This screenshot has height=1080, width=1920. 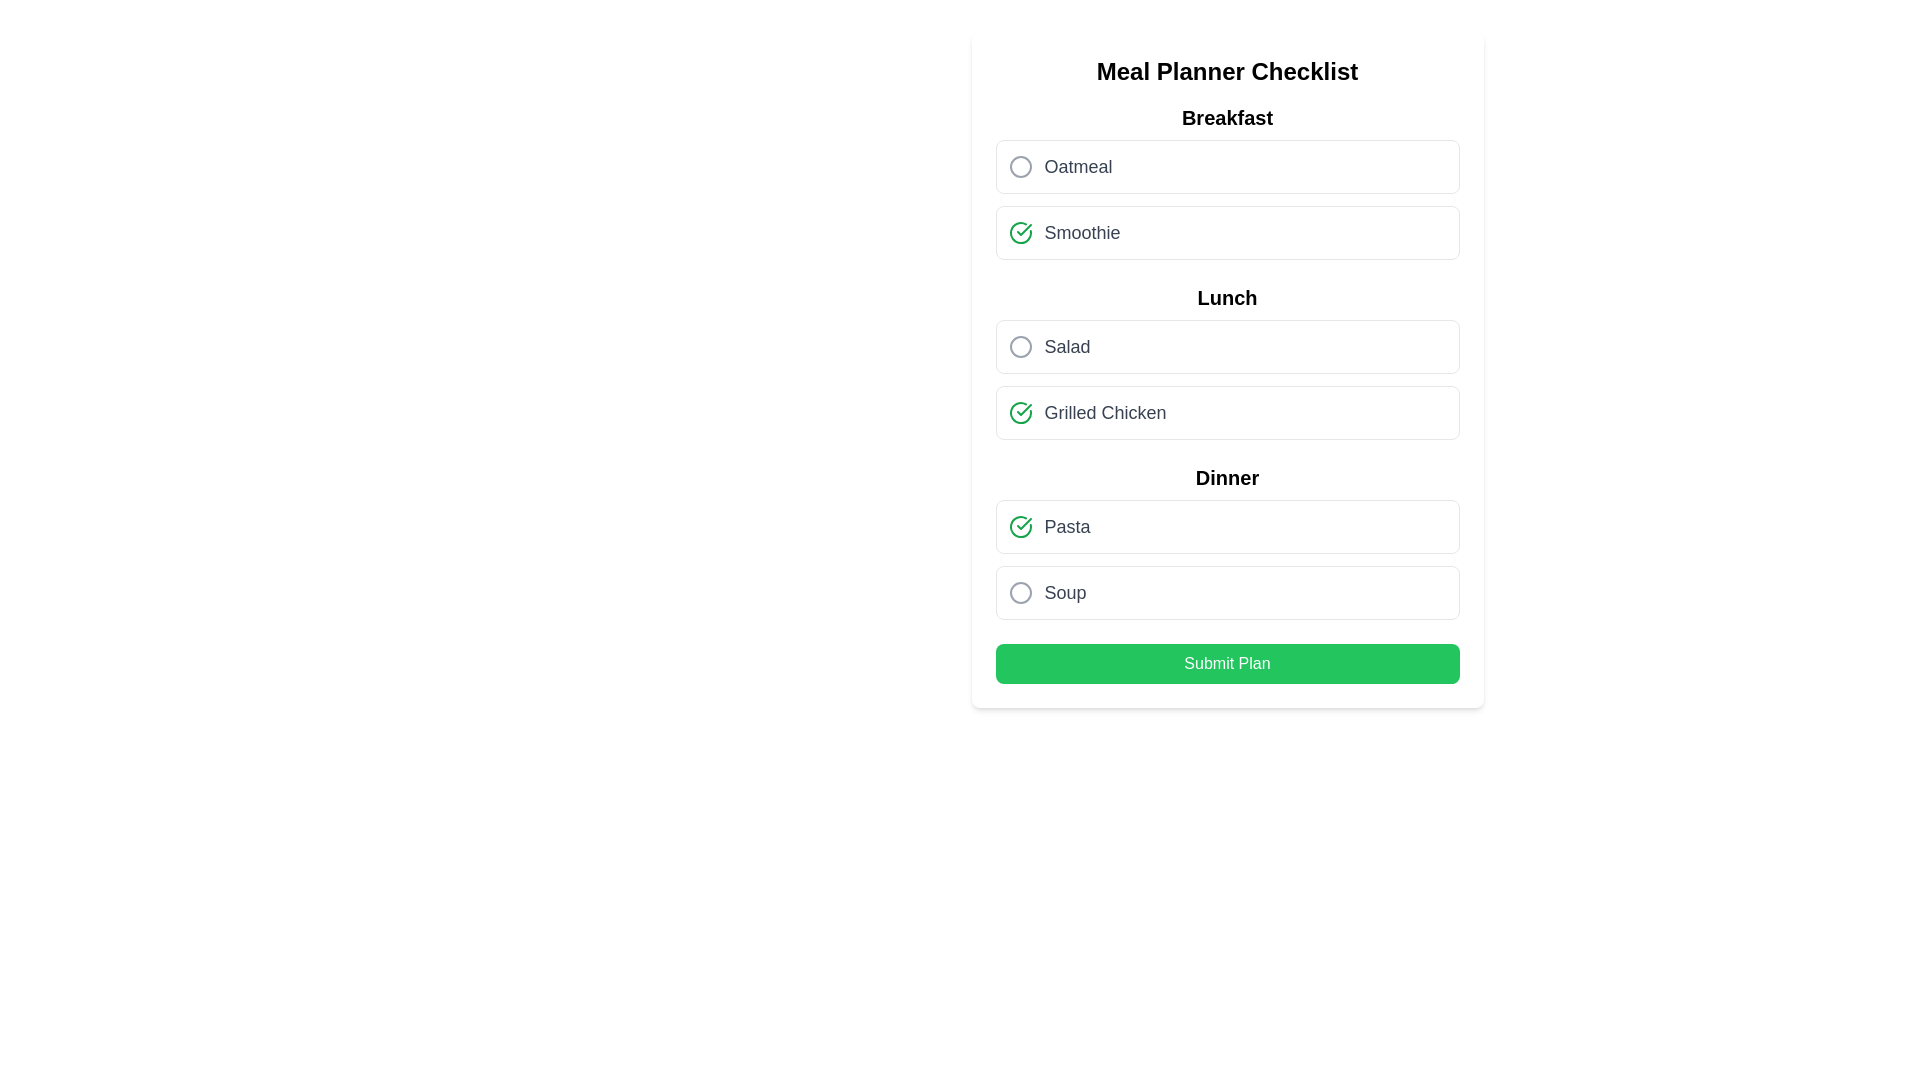 I want to click on the 'Oatmeal' text label, which is the first option under the 'Breakfast' section in the meal planner checklist, so click(x=1077, y=165).